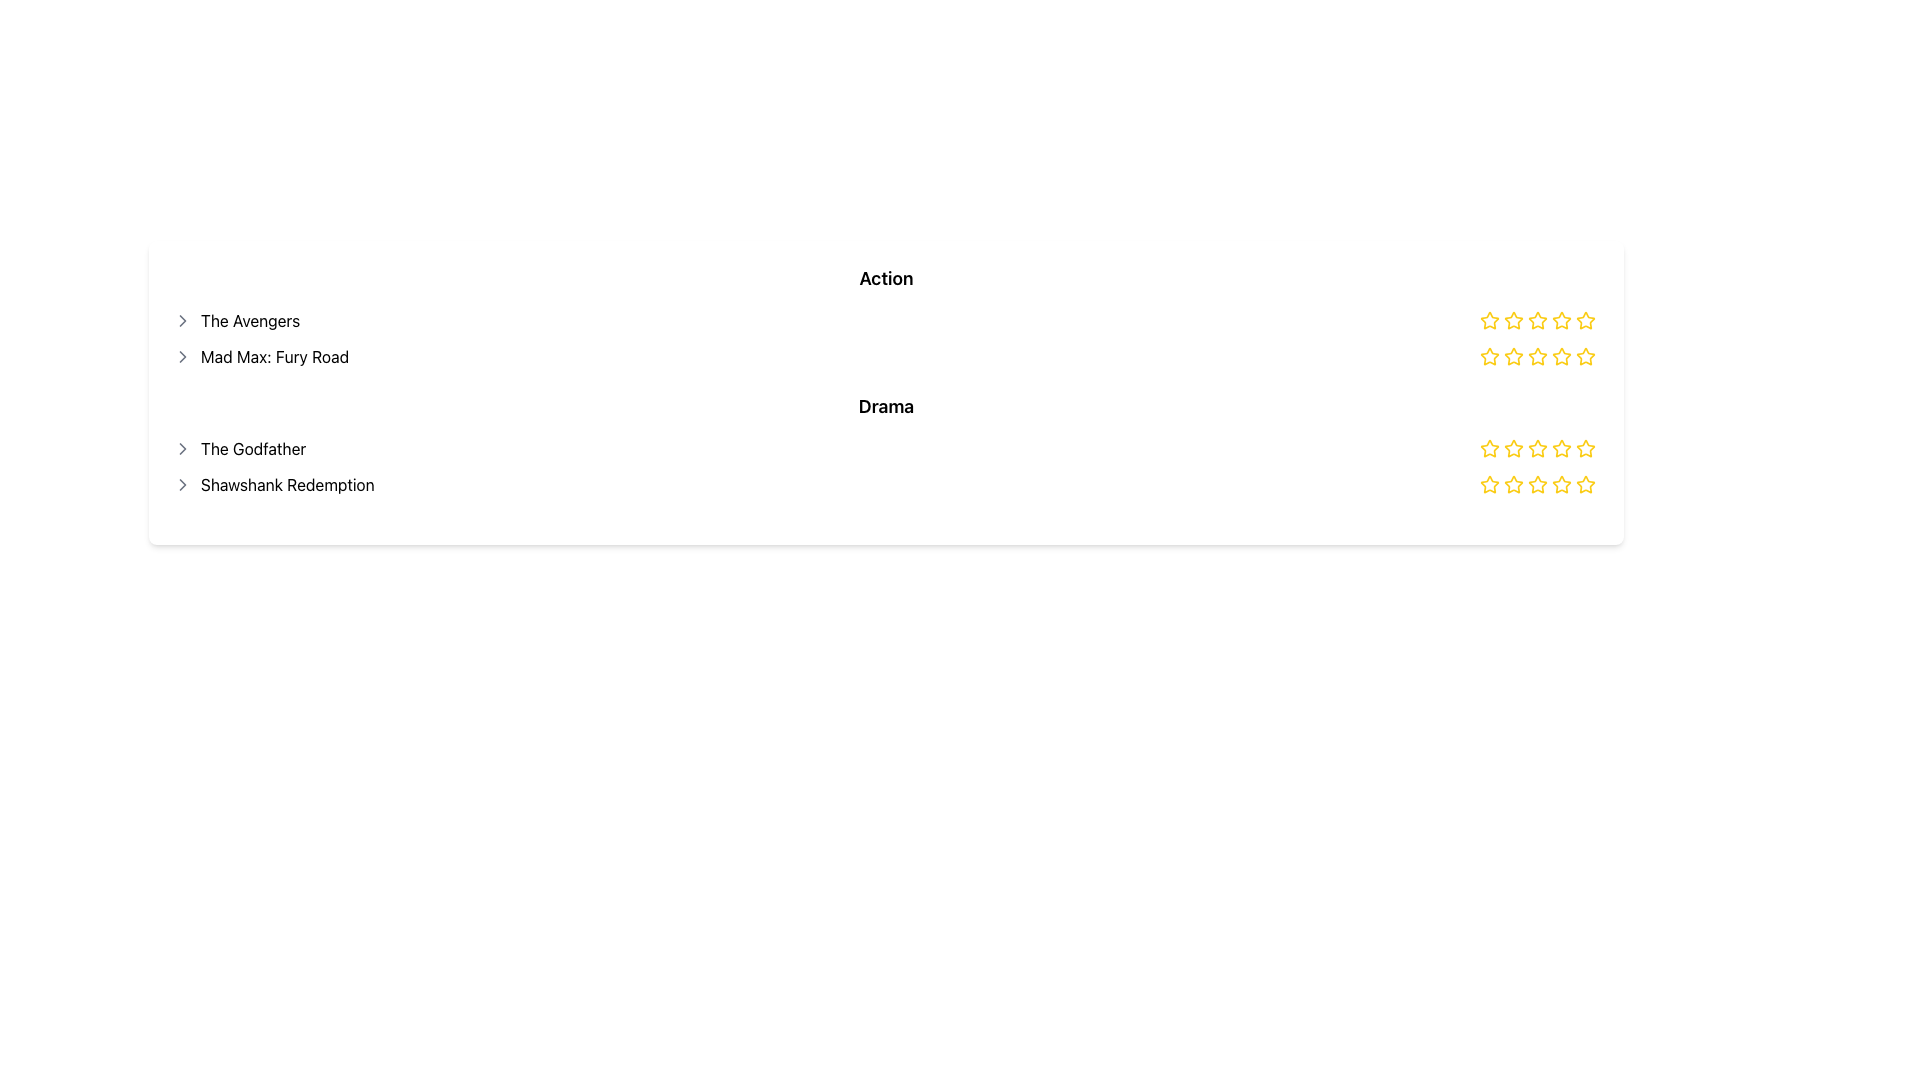  What do you see at coordinates (182, 319) in the screenshot?
I see `the chevron icon located to the left of the text 'The Avengers'` at bounding box center [182, 319].